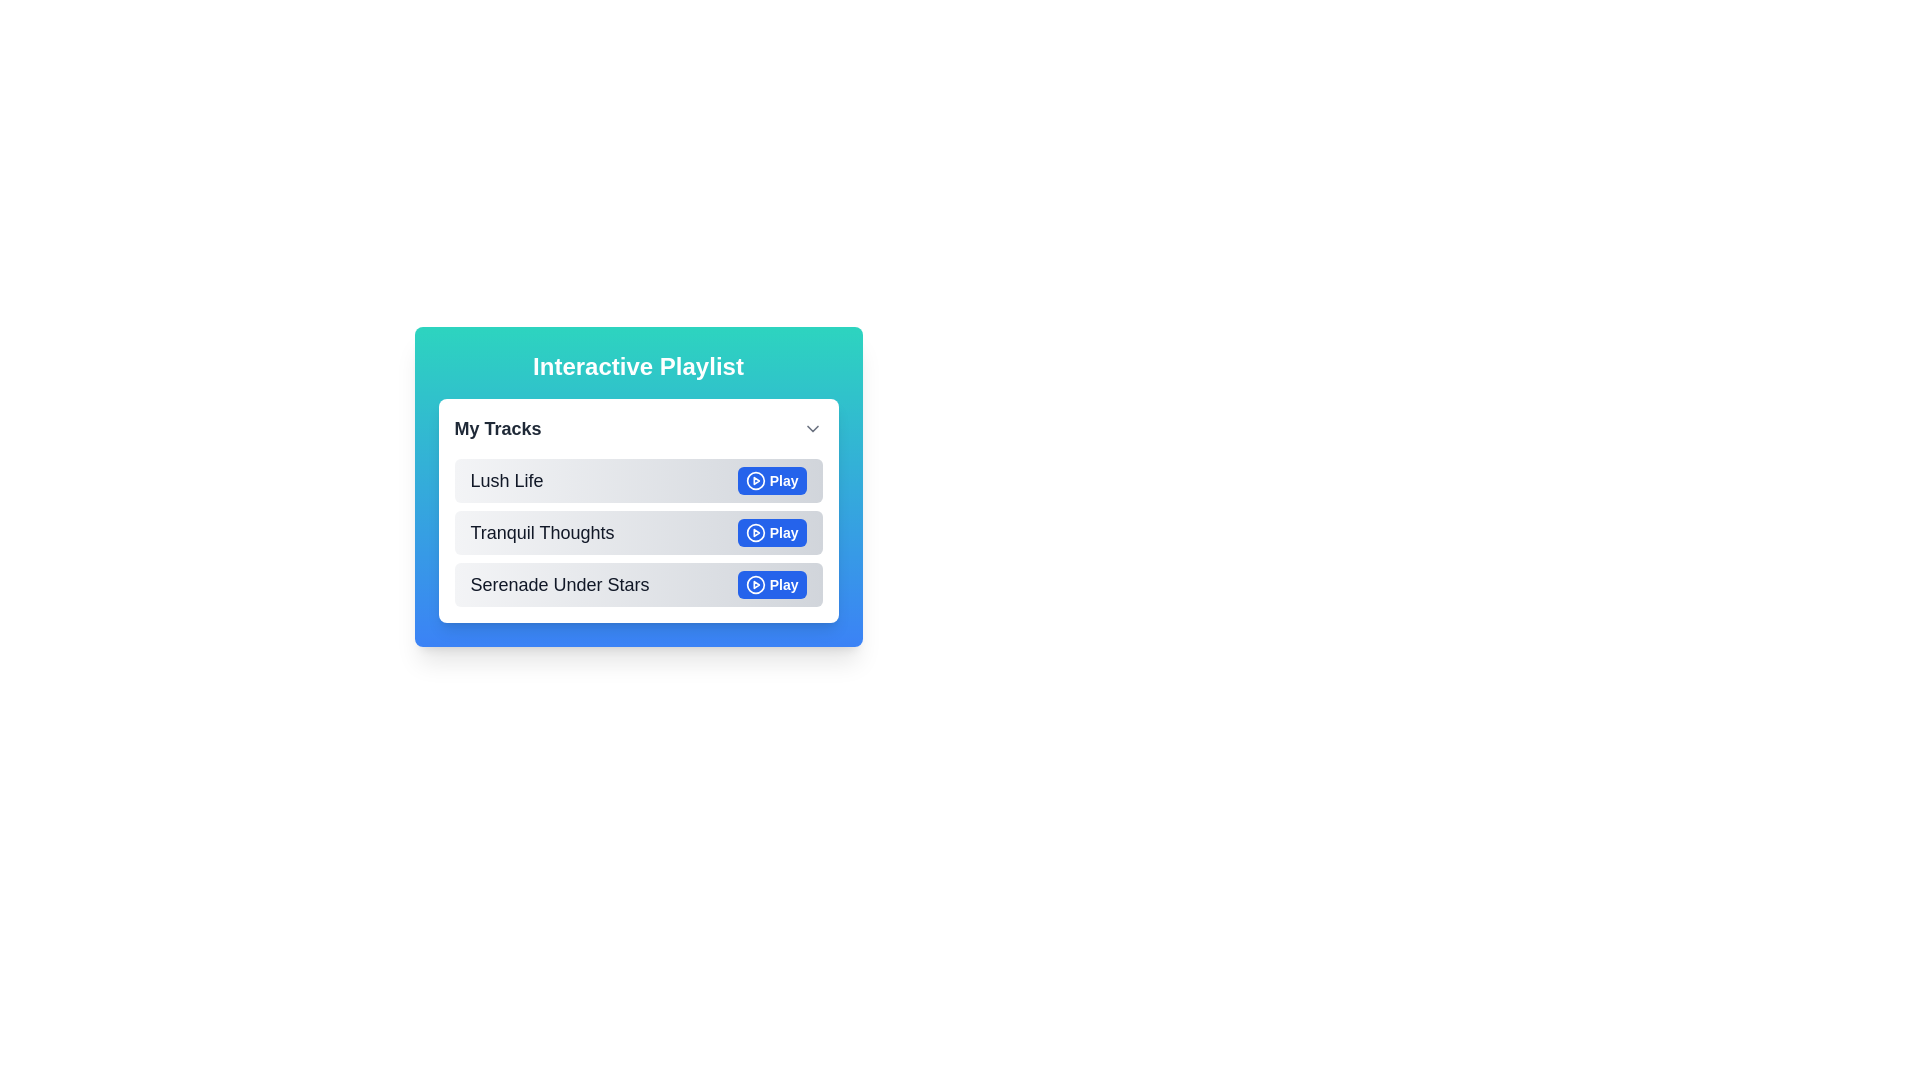 This screenshot has height=1080, width=1920. Describe the element at coordinates (754, 585) in the screenshot. I see `the circular SVG graphic with a blue stroke located within the 'Play' button for the 'Serenade Under Stars' track` at that location.